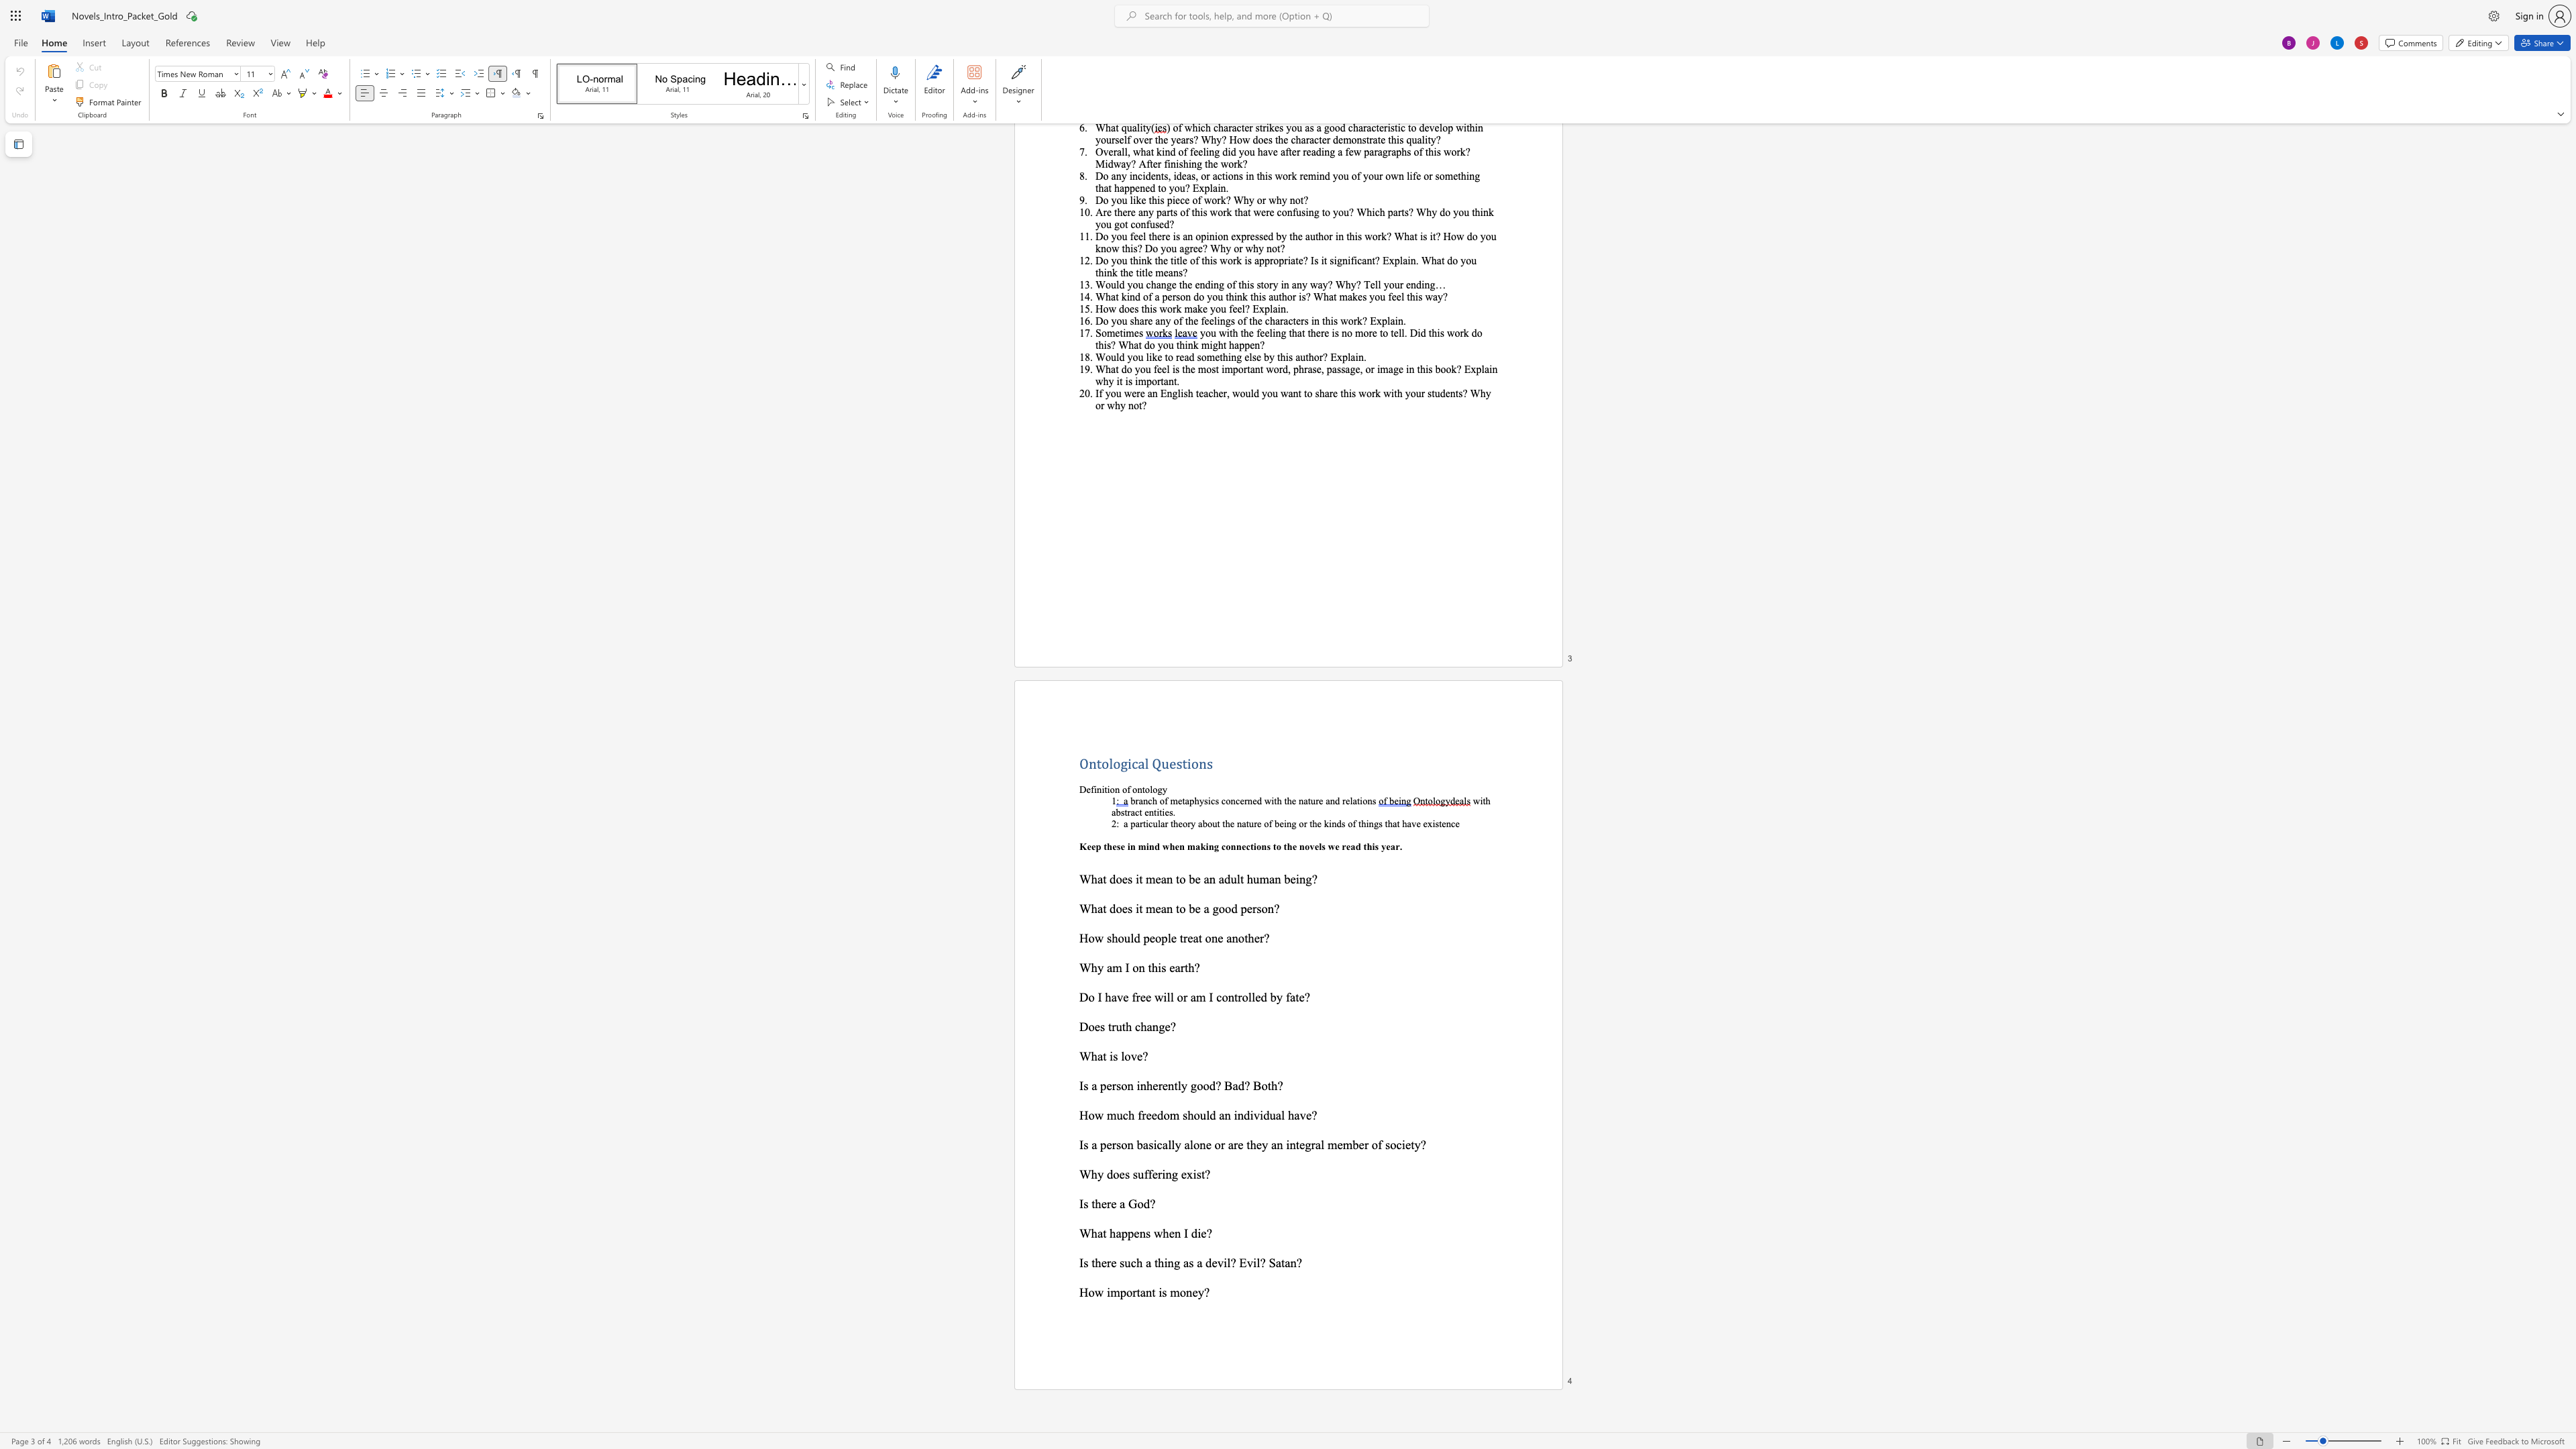  I want to click on the 1th character "e" in the text, so click(1088, 846).